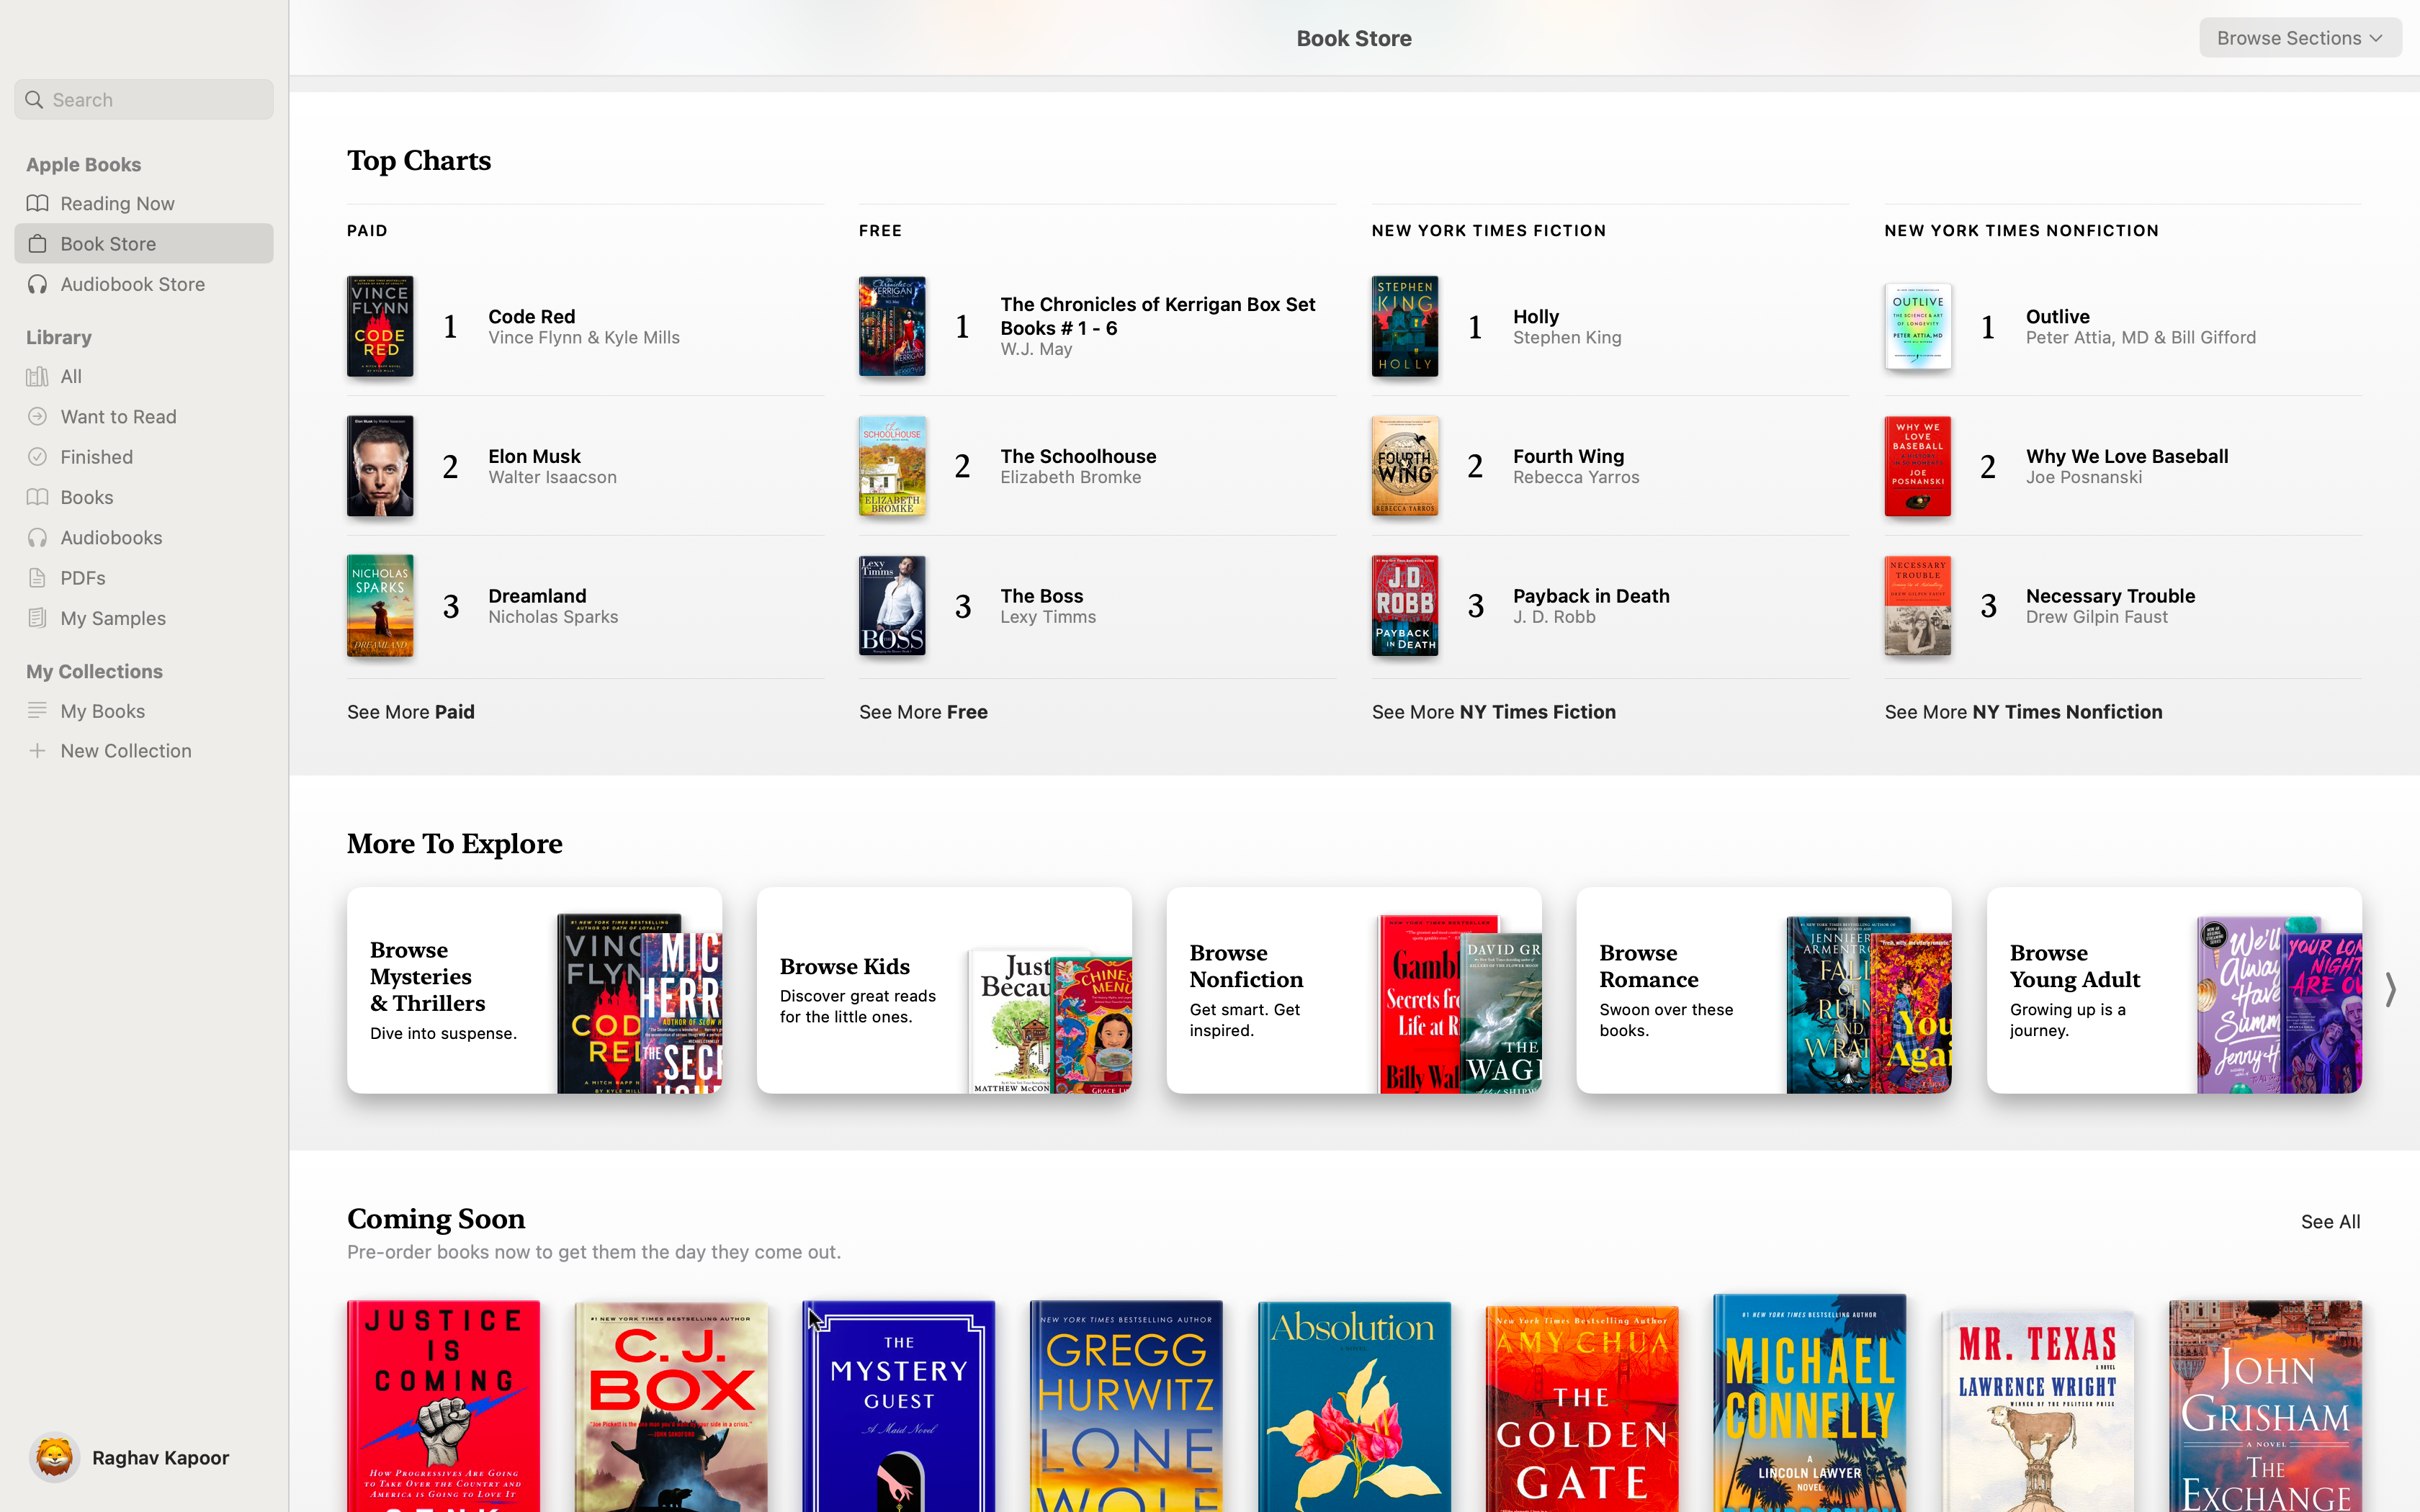 This screenshot has width=2420, height=1512. What do you see at coordinates (143, 99) in the screenshot?
I see `Locate the book "The Power of Now" using the search function` at bounding box center [143, 99].